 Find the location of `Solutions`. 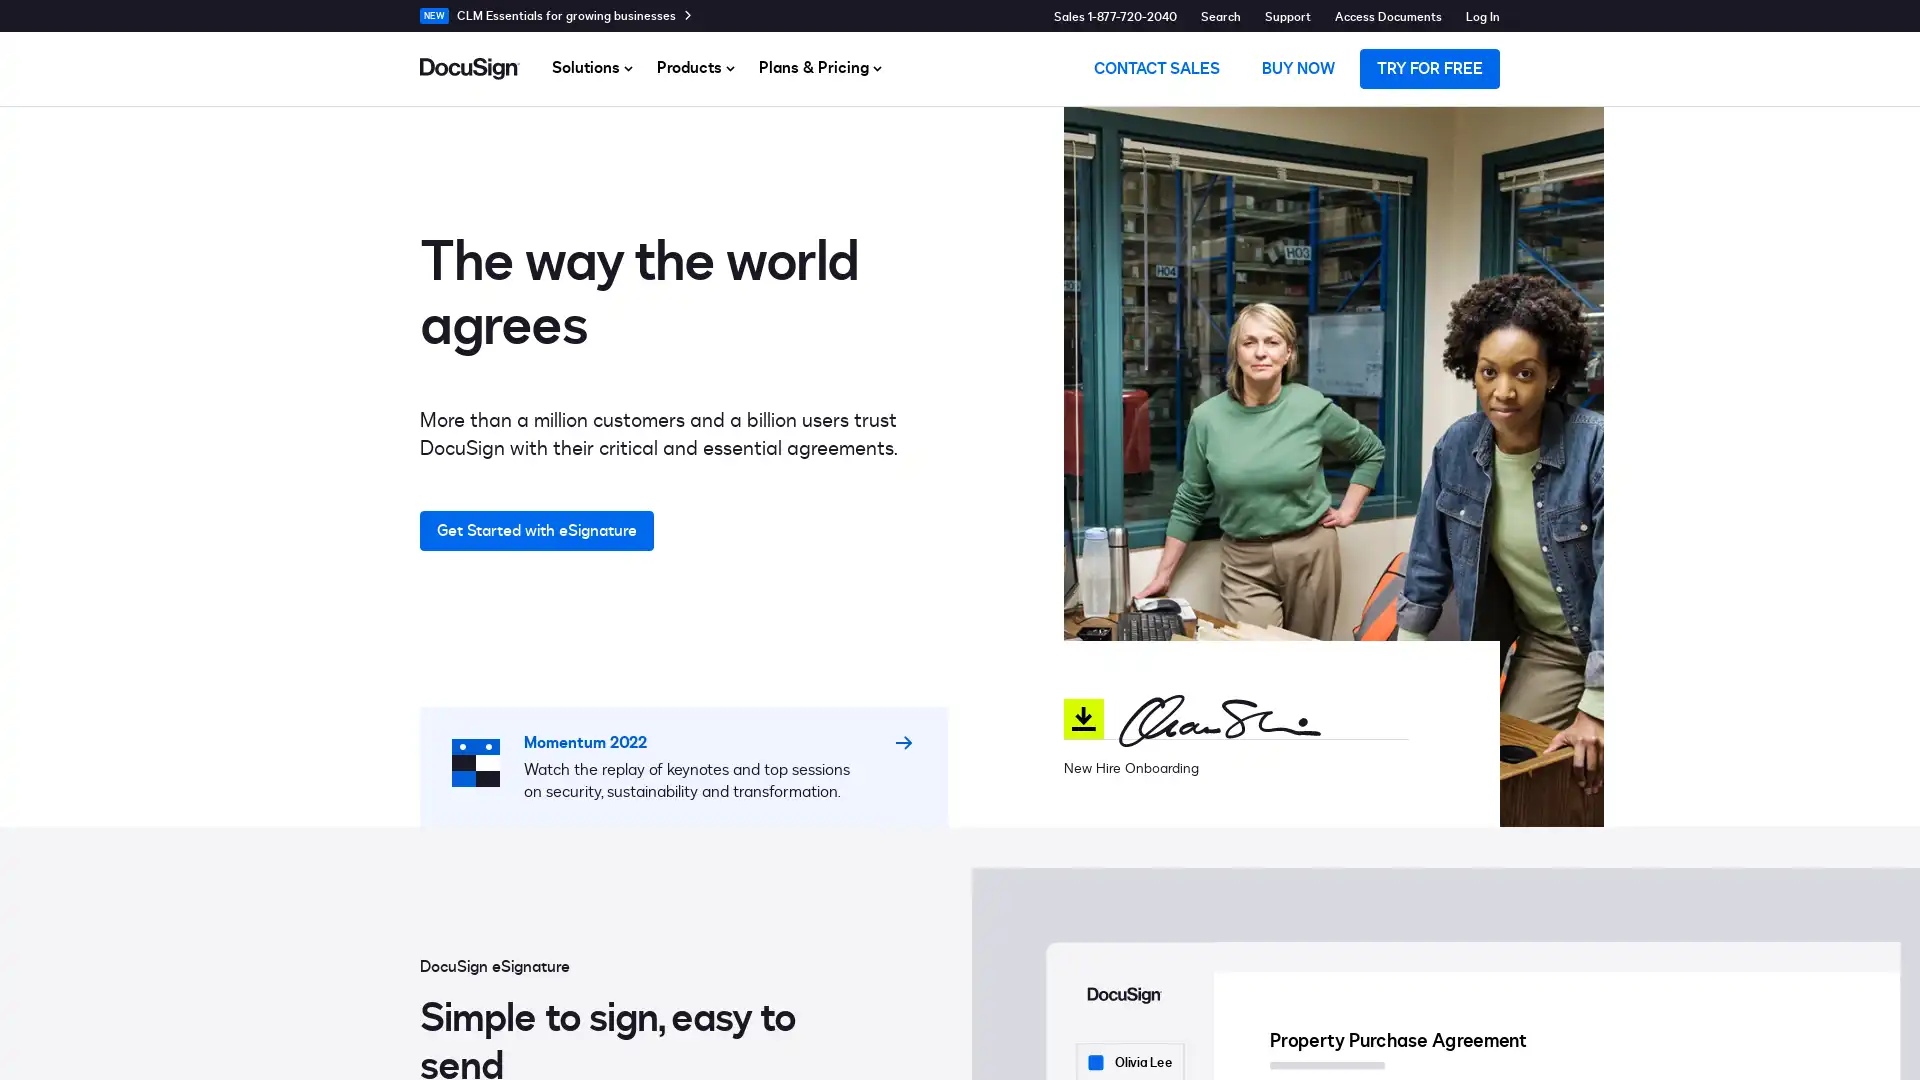

Solutions is located at coordinates (591, 68).